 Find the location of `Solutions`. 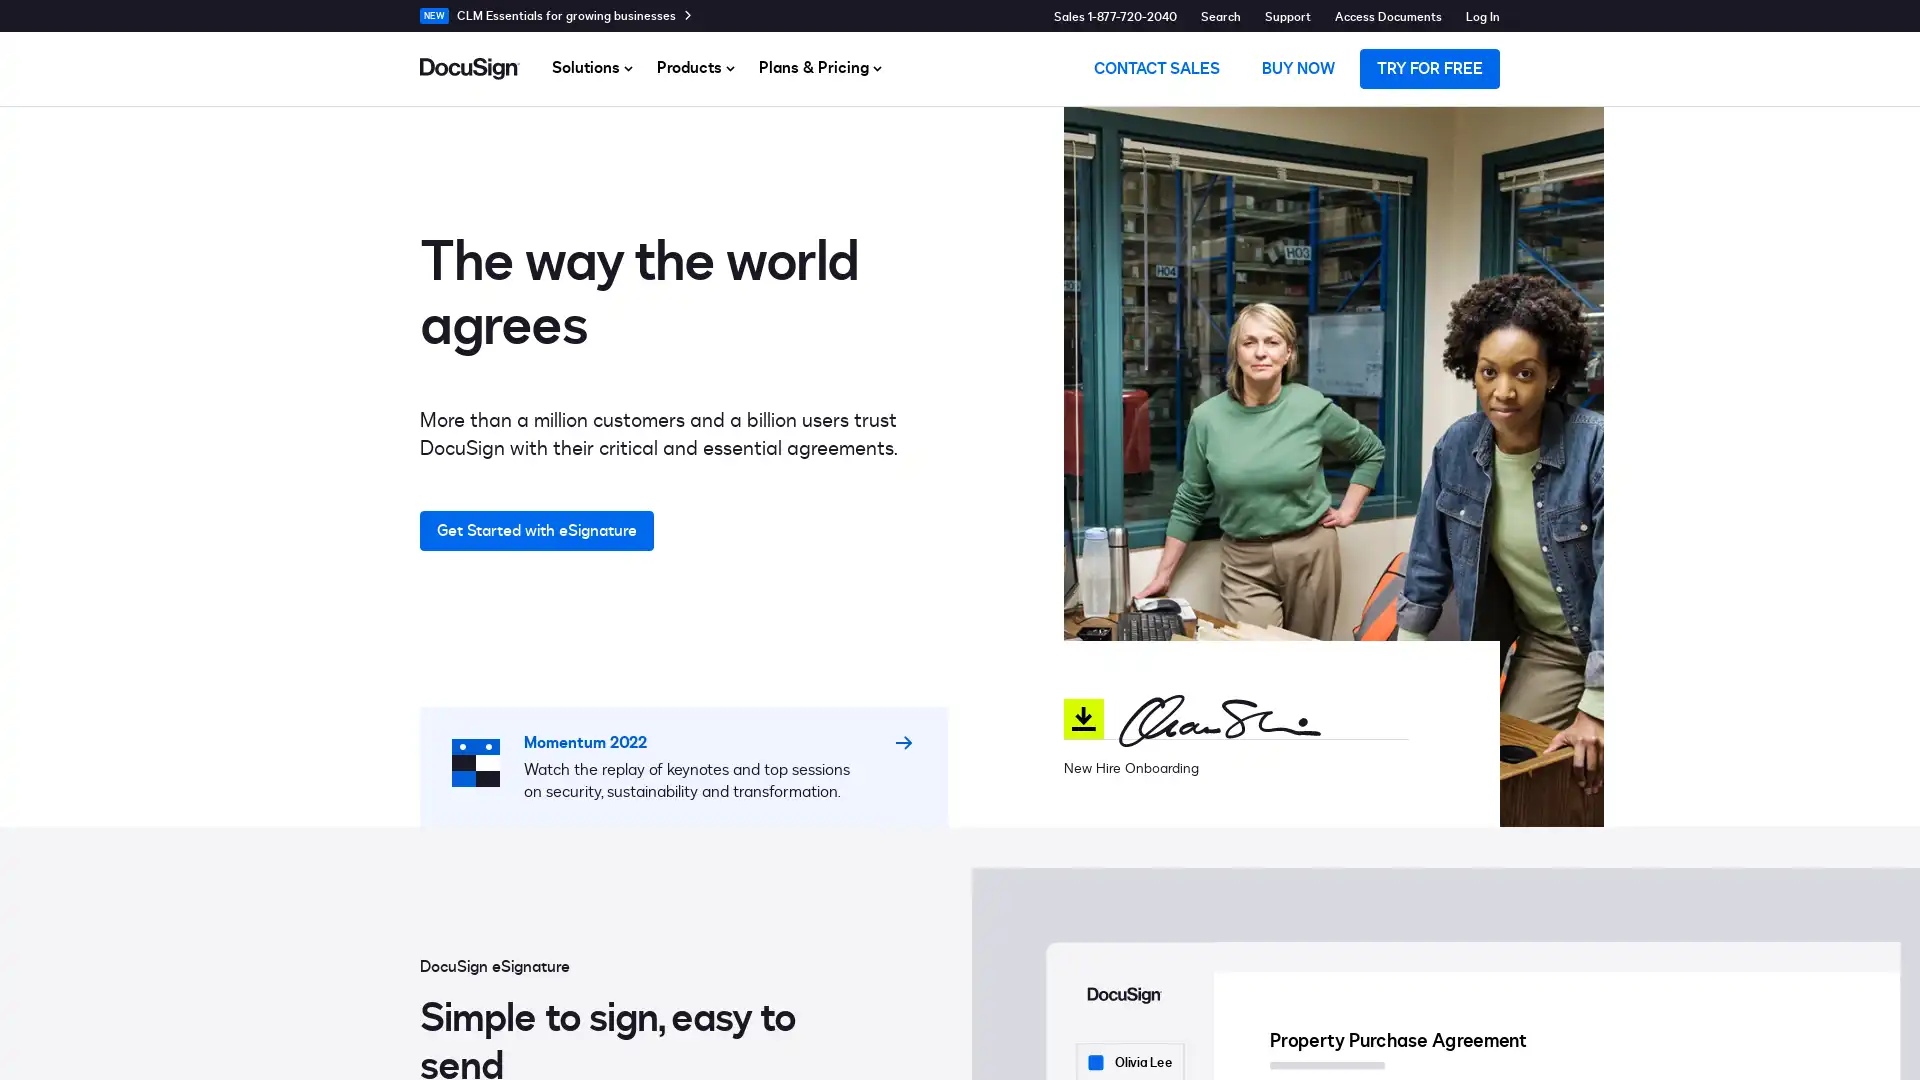

Solutions is located at coordinates (591, 68).